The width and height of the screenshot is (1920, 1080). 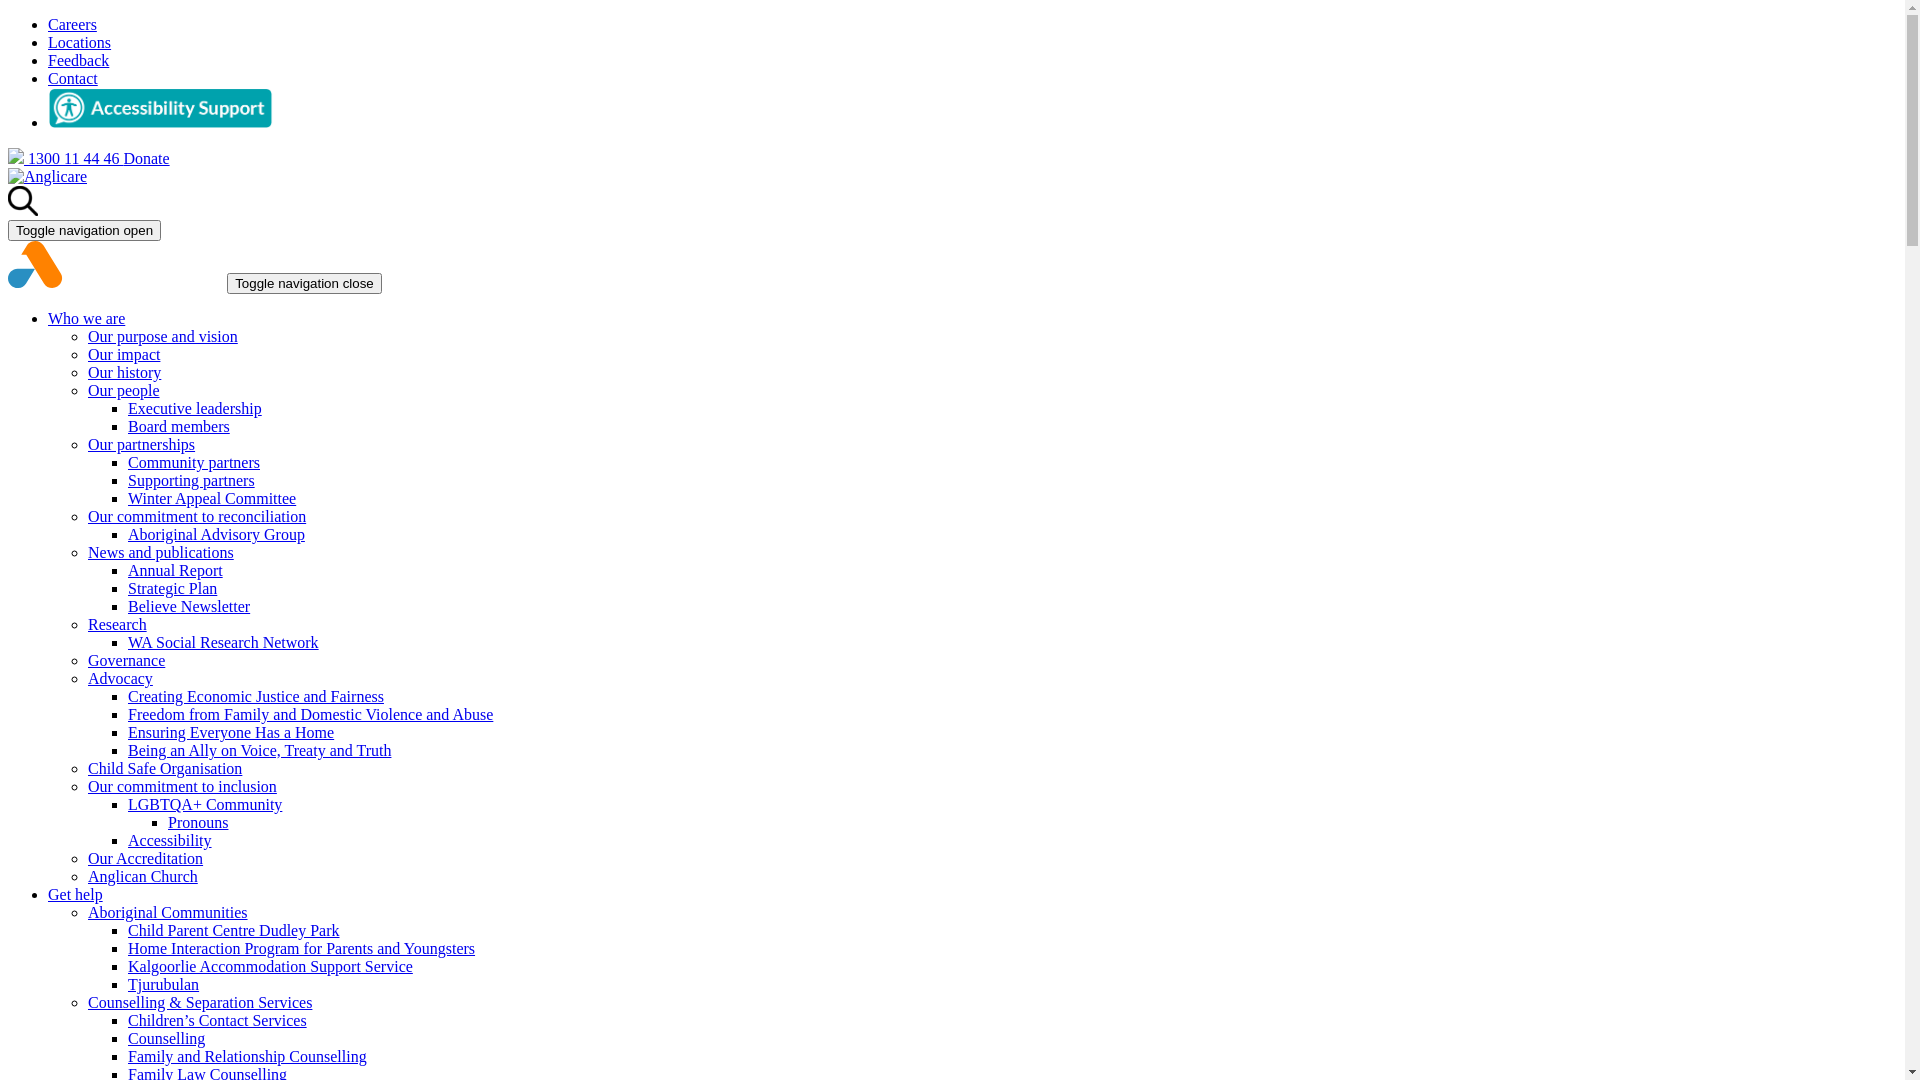 I want to click on 'Contact', so click(x=48, y=77).